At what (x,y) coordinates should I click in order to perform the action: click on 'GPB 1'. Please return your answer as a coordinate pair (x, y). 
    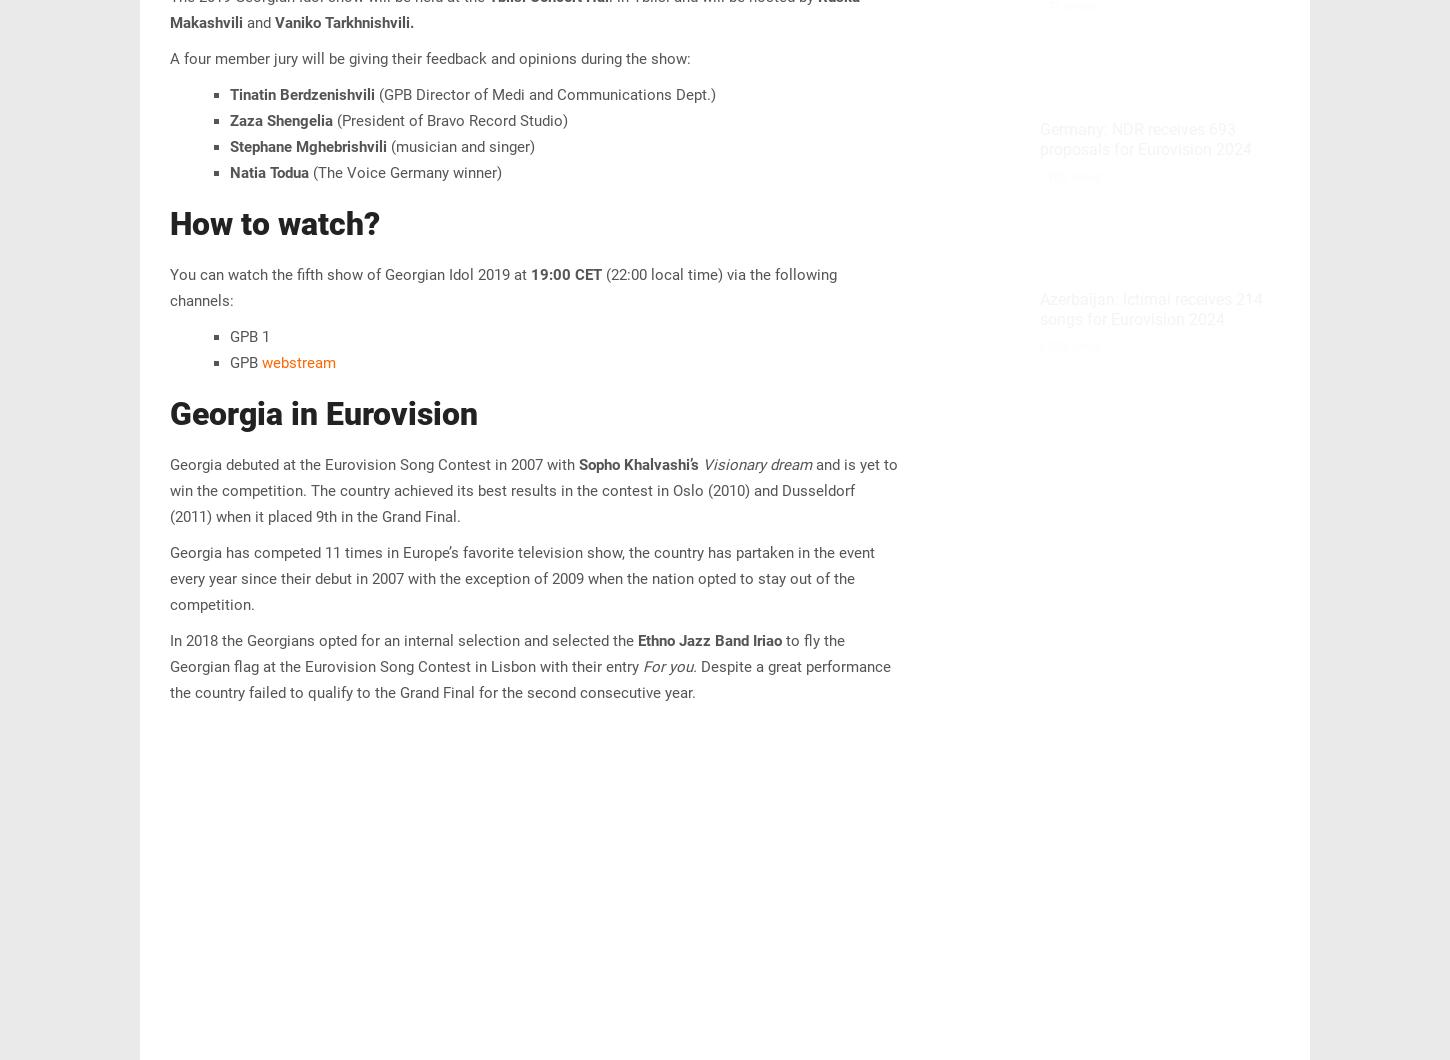
    Looking at the image, I should click on (249, 336).